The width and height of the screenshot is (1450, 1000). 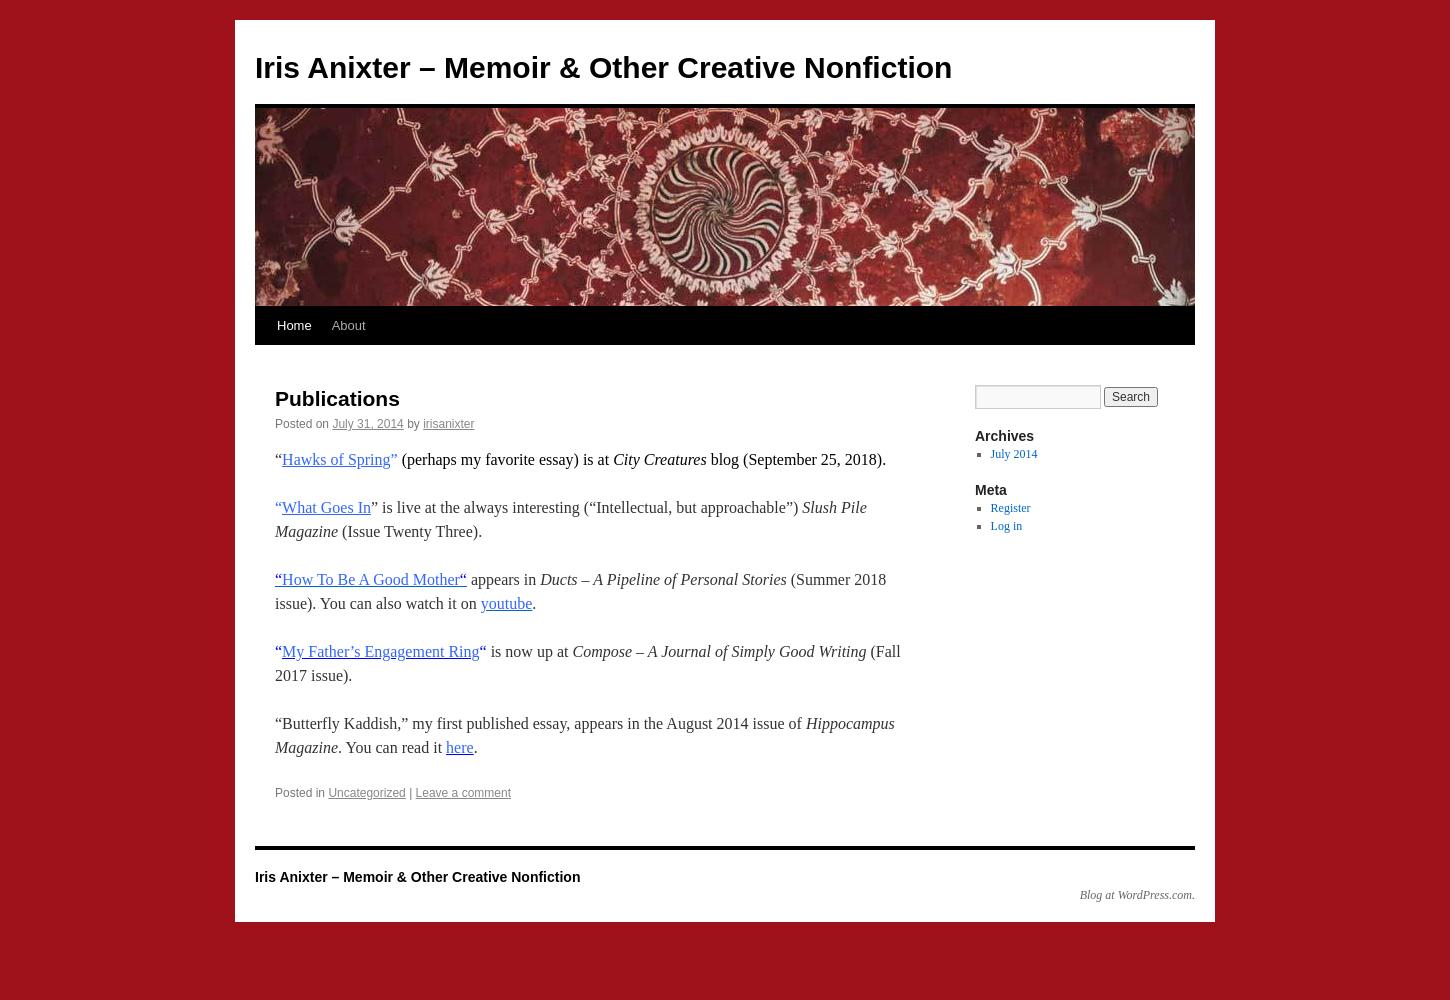 I want to click on 'Blog at WordPress.com.', so click(x=1135, y=895).